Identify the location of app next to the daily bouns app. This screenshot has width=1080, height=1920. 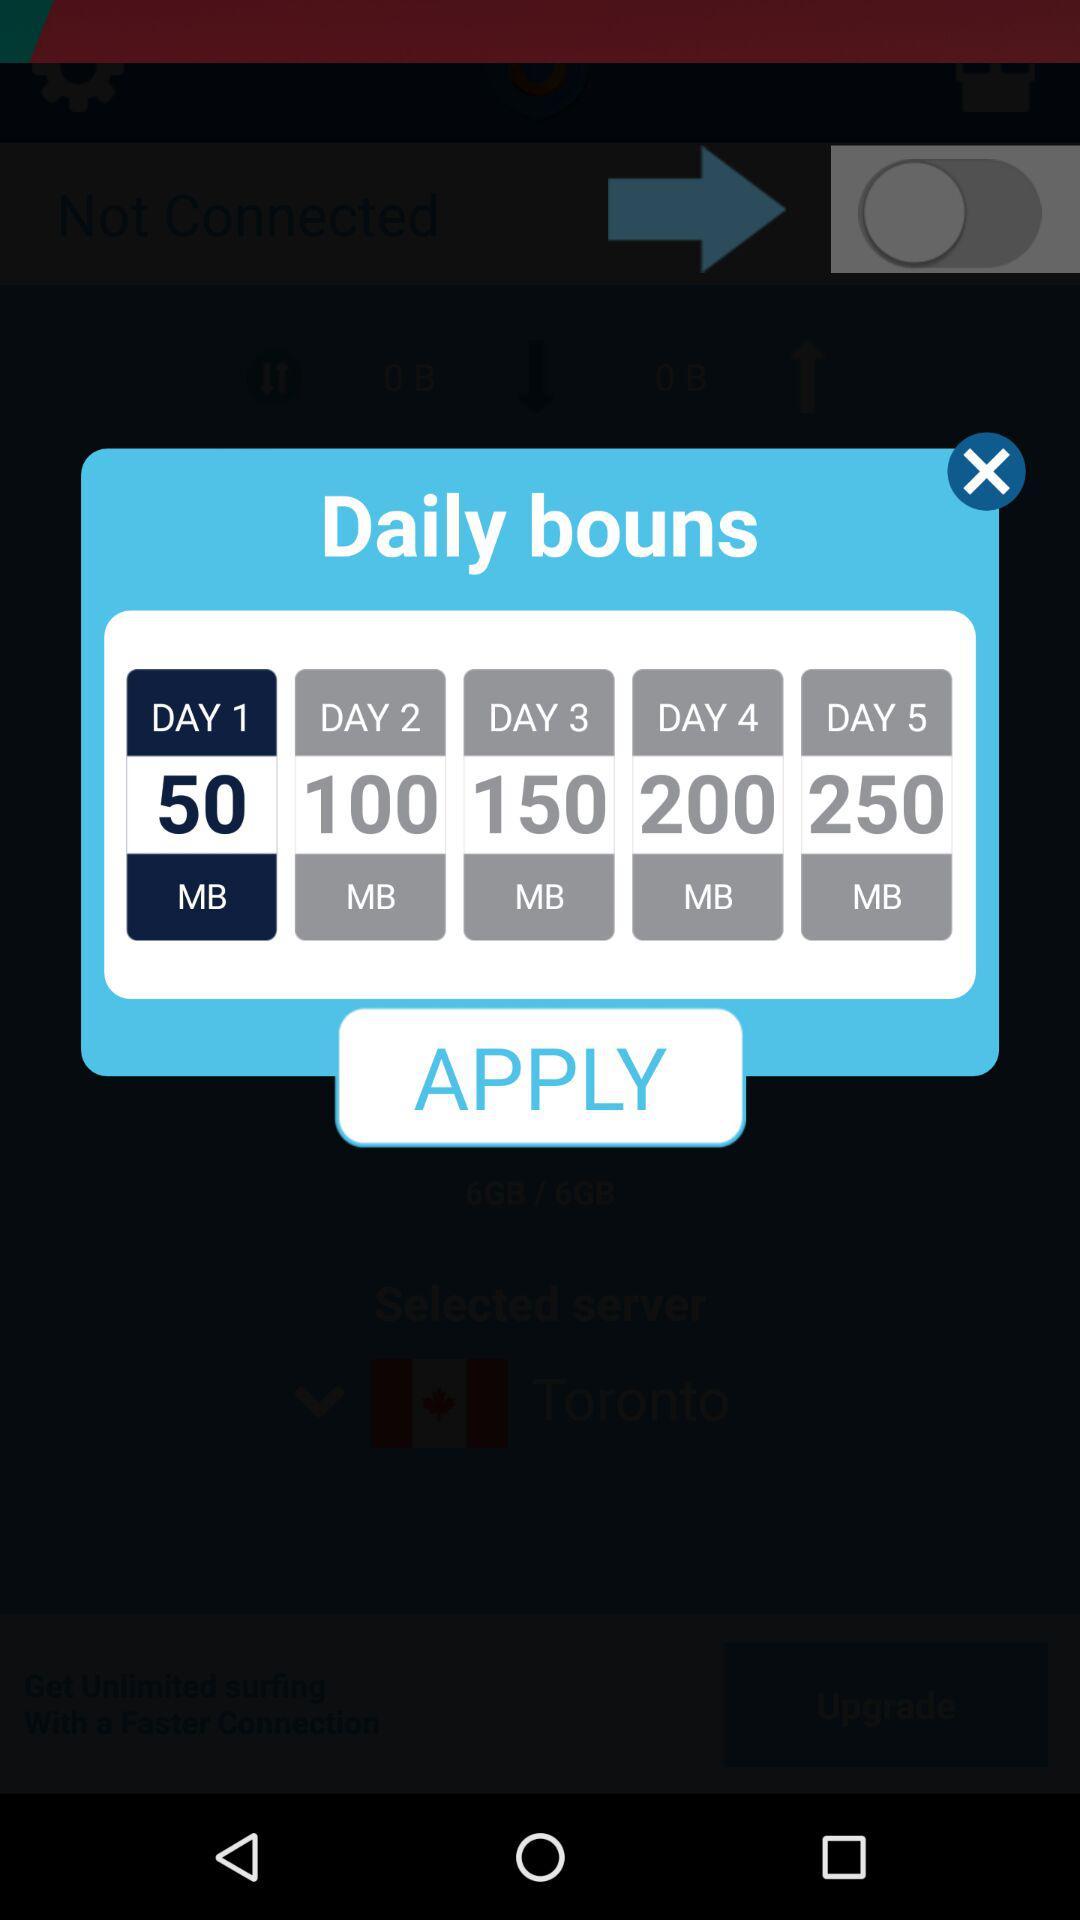
(985, 470).